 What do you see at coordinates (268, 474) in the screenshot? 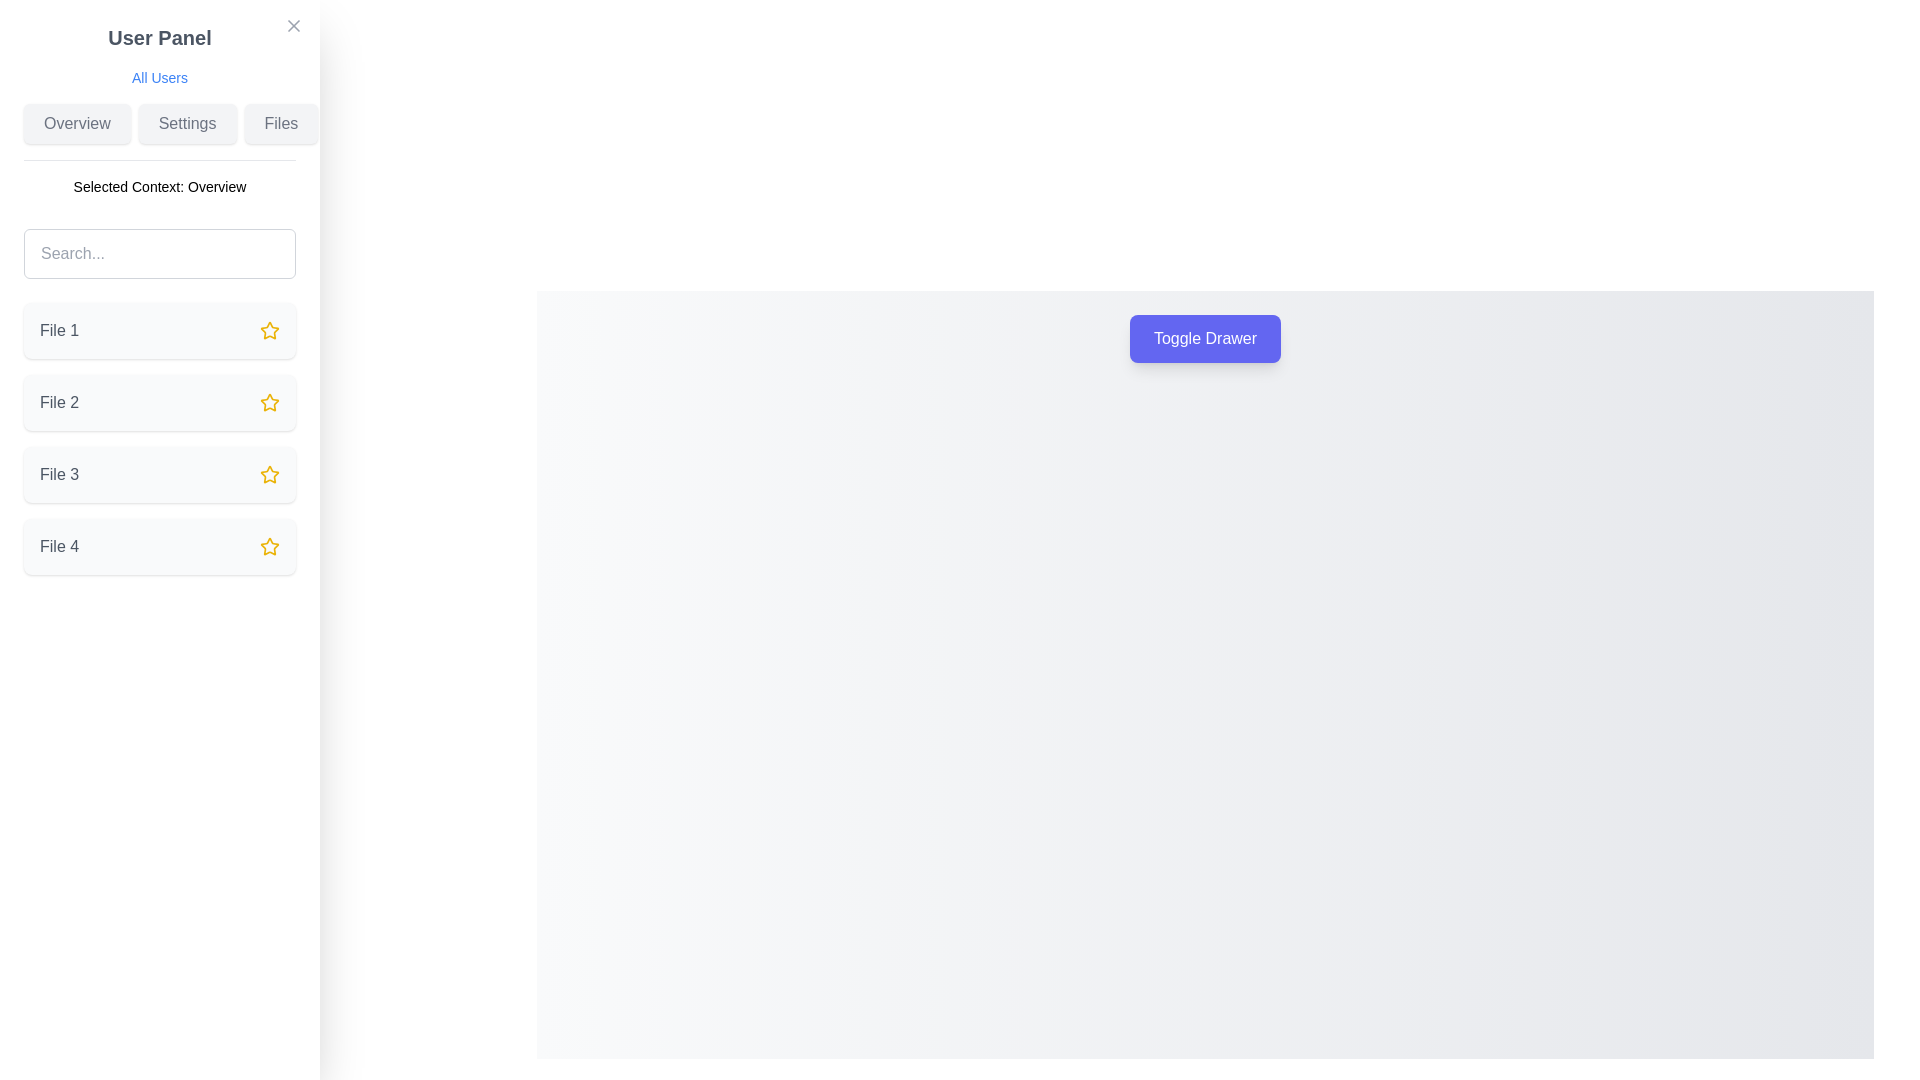
I see `the star-shaped icon representing the 'File 3' entry` at bounding box center [268, 474].